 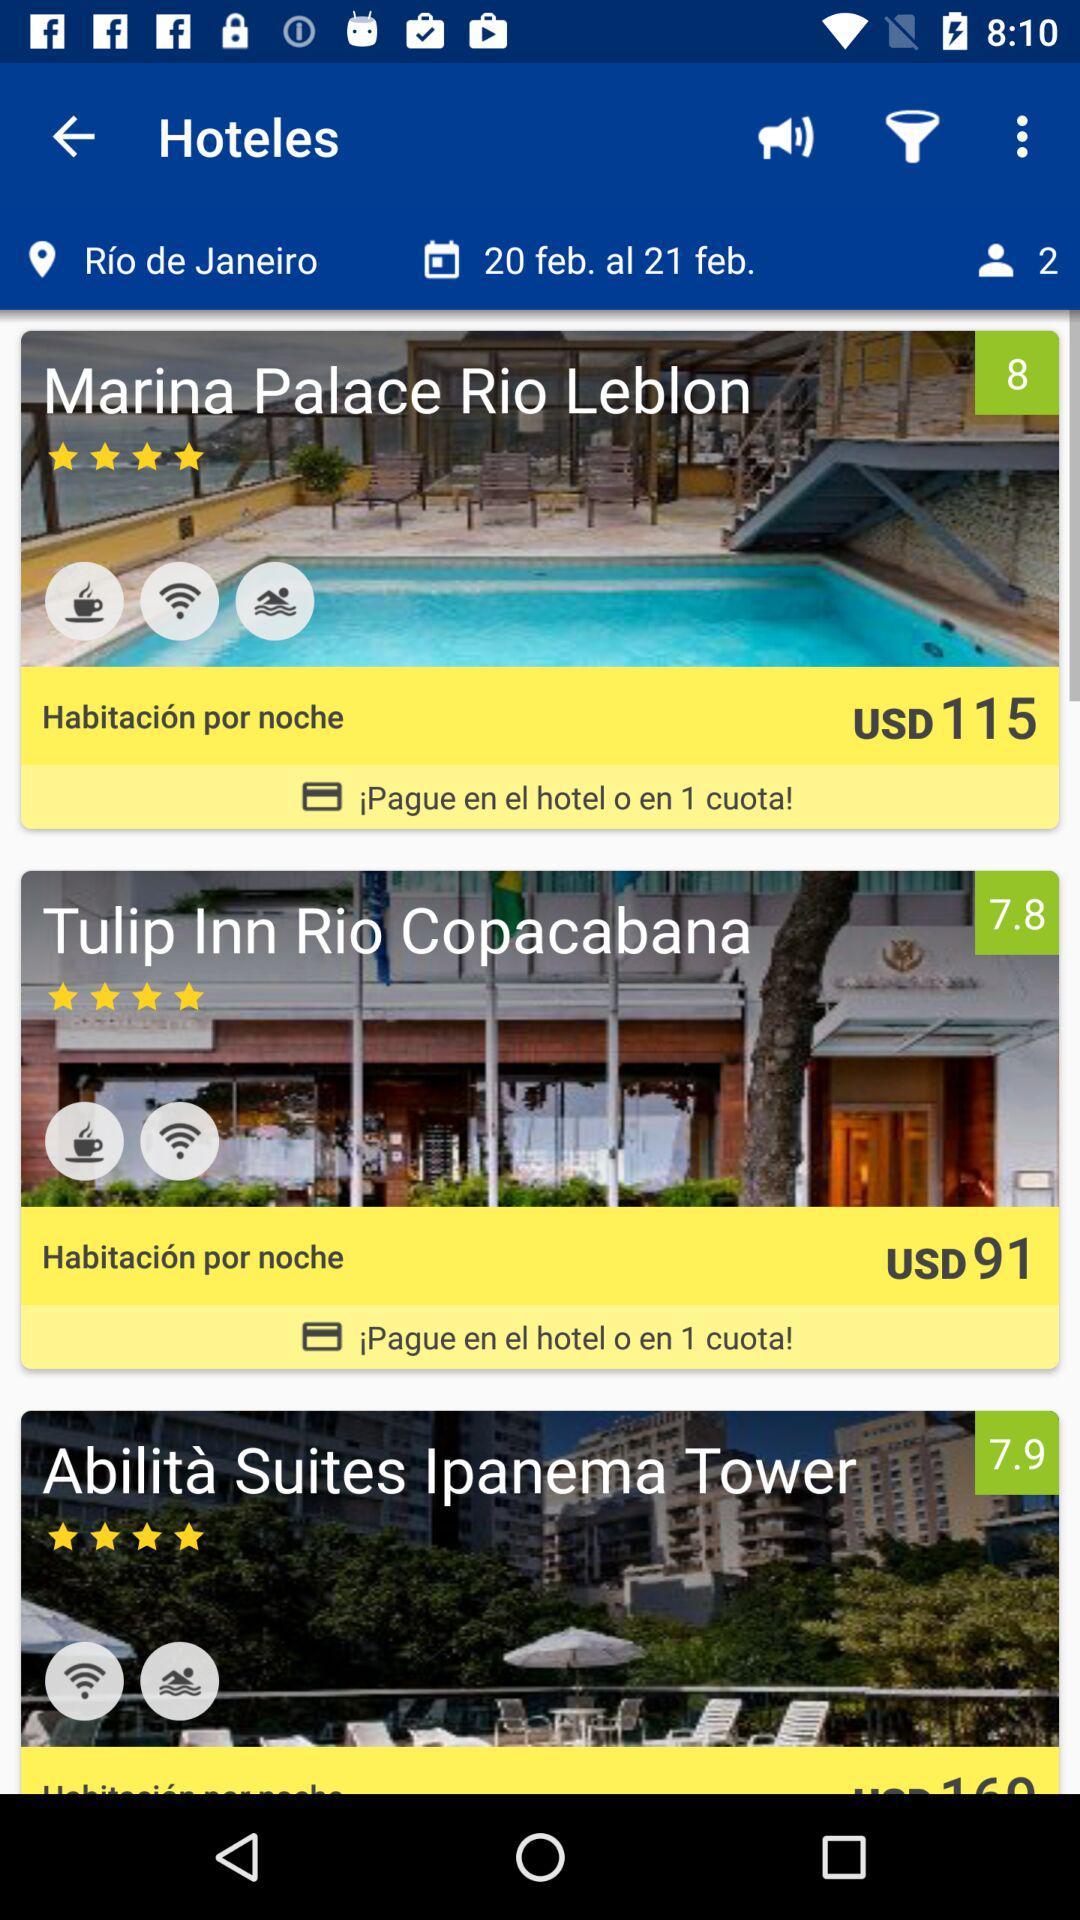 What do you see at coordinates (1005, 1254) in the screenshot?
I see `the item next to the usd icon` at bounding box center [1005, 1254].